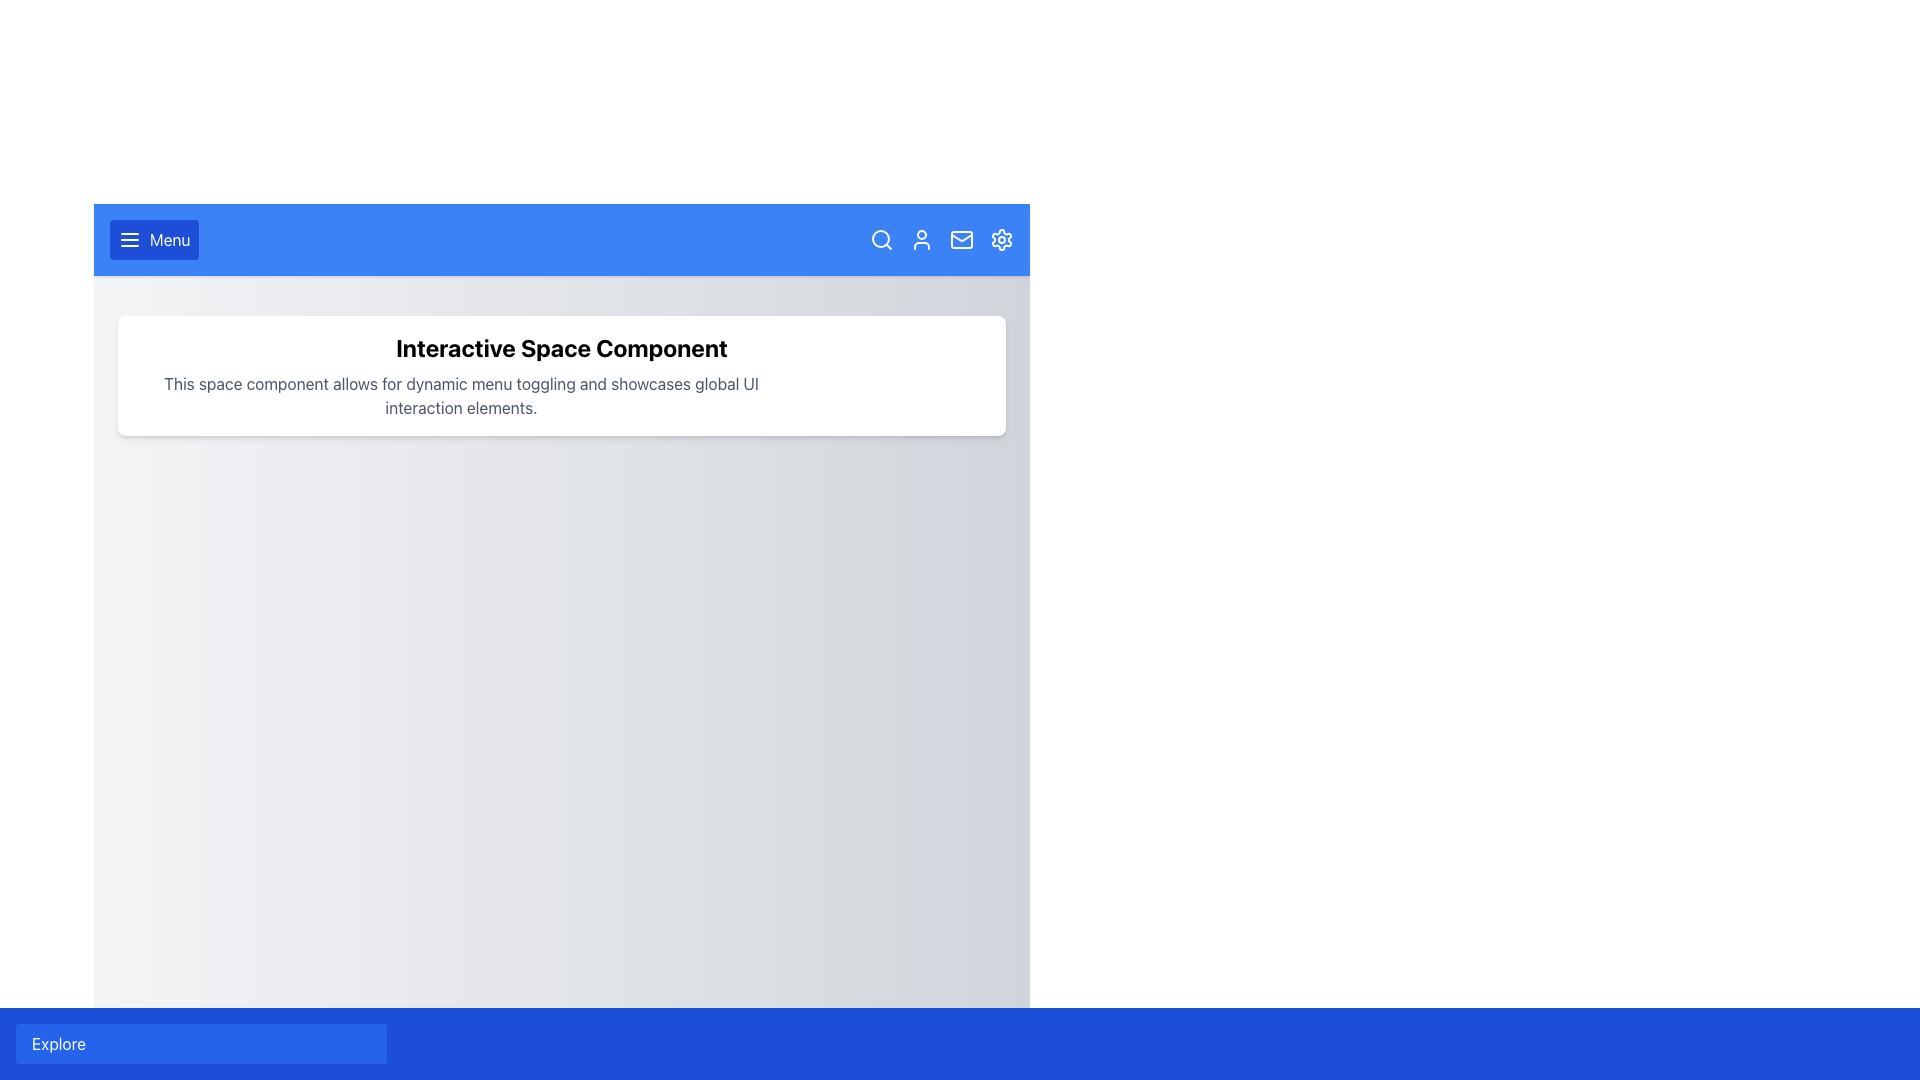 The height and width of the screenshot is (1080, 1920). I want to click on the rectangular body of the envelope icon, which is part of the SVG representation for messaging or mailing features, so click(961, 238).